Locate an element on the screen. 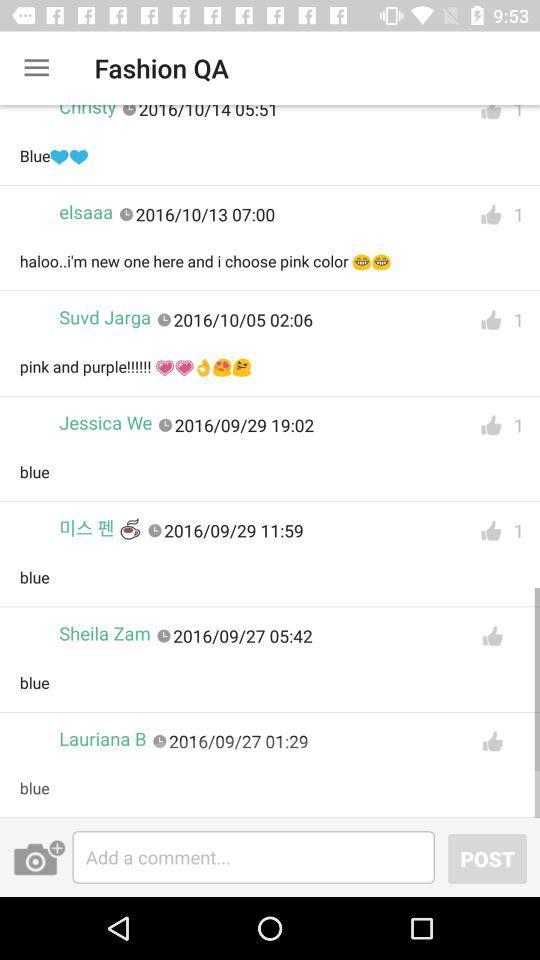 Image resolution: width=540 pixels, height=960 pixels. thumbs up is located at coordinates (490, 215).